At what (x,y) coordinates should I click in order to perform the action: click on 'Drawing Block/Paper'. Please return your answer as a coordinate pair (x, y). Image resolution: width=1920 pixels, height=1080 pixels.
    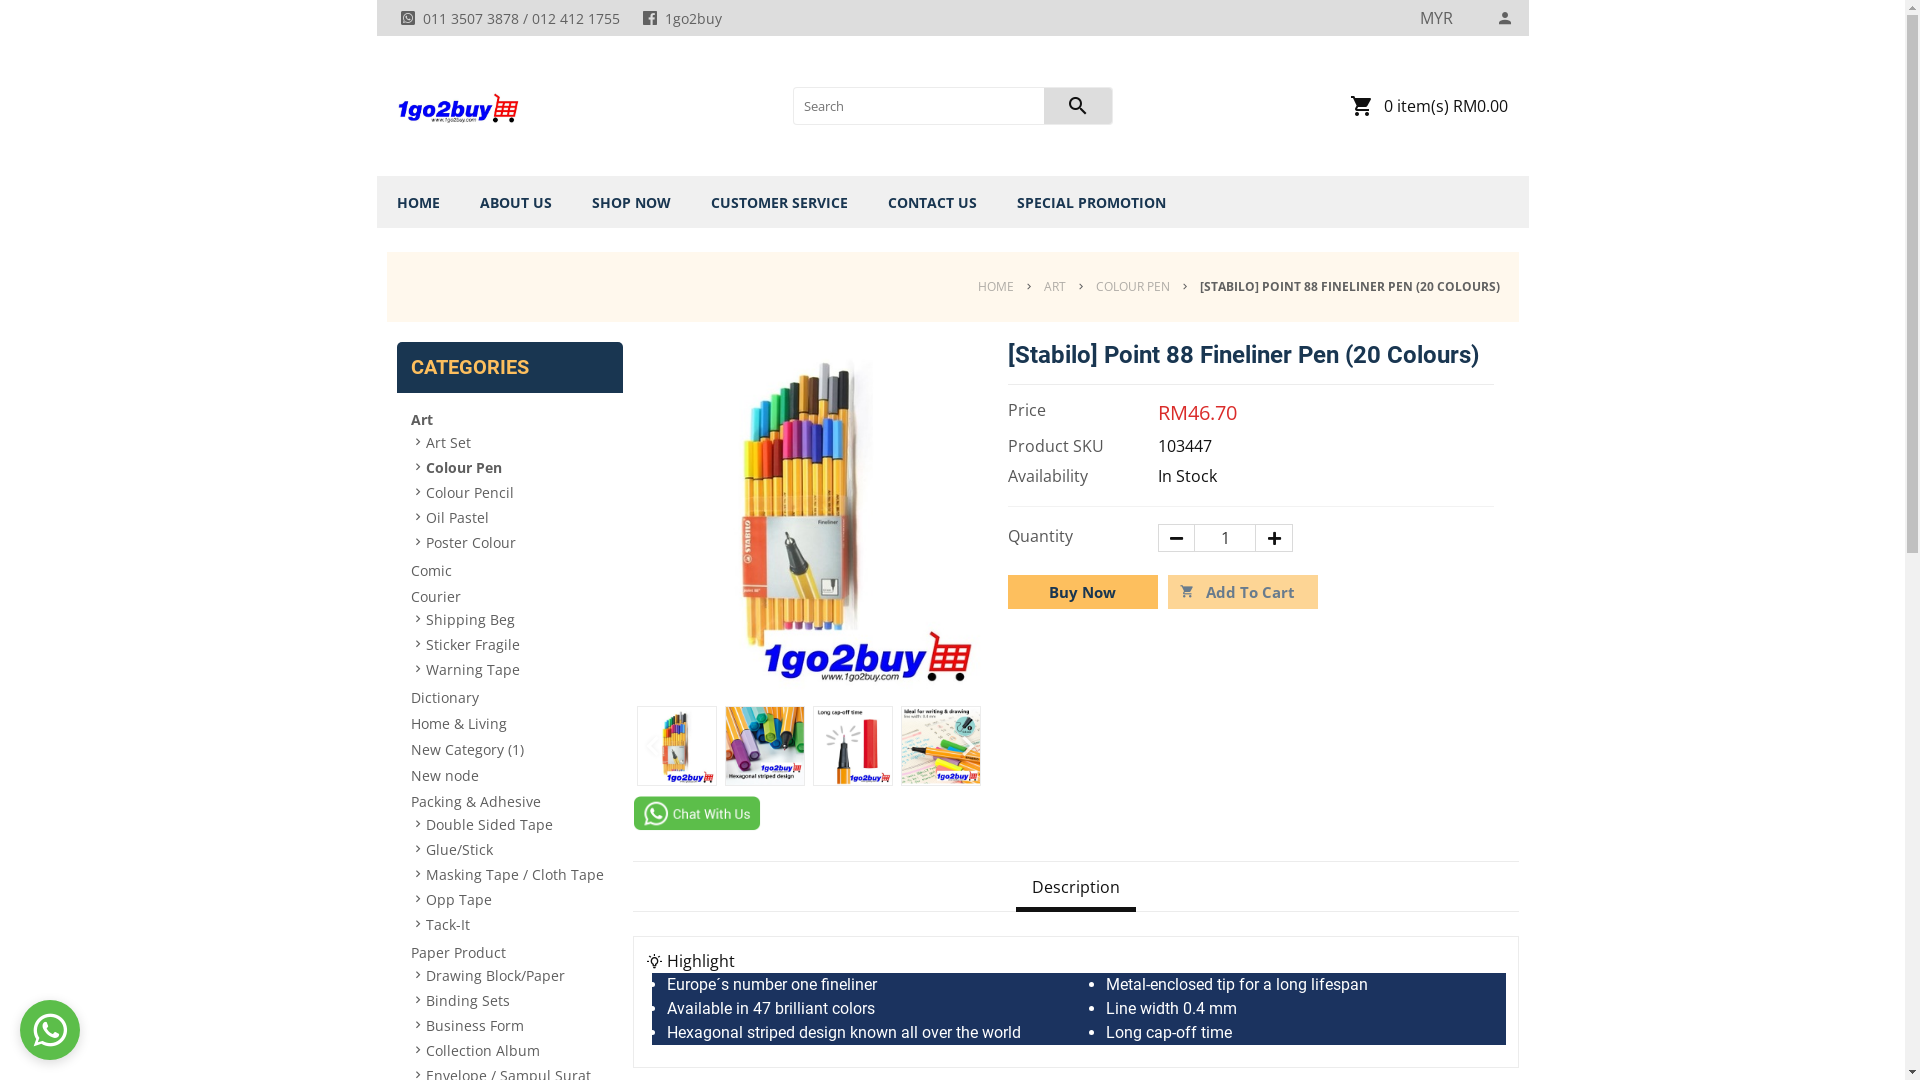
    Looking at the image, I should click on (517, 973).